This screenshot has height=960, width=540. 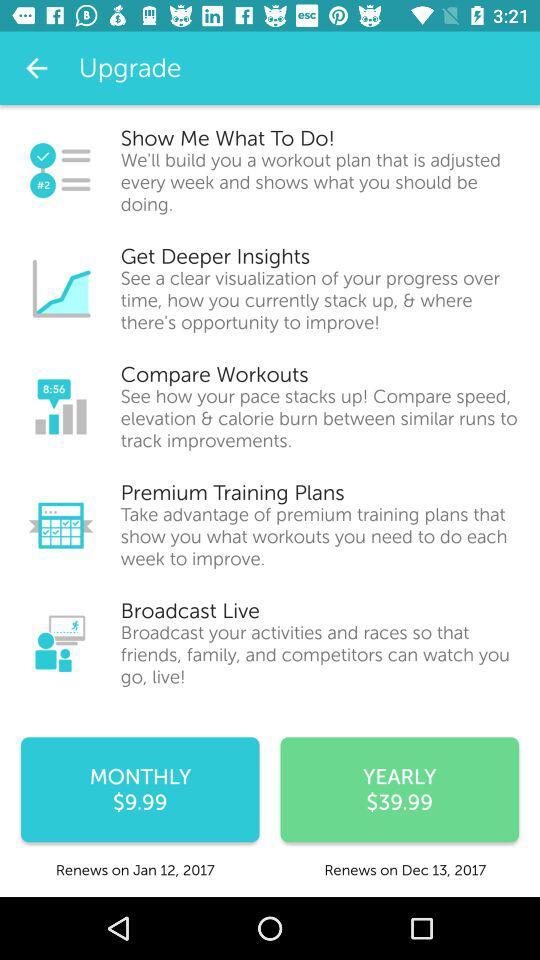 I want to click on the icon next to upgrade item, so click(x=36, y=68).